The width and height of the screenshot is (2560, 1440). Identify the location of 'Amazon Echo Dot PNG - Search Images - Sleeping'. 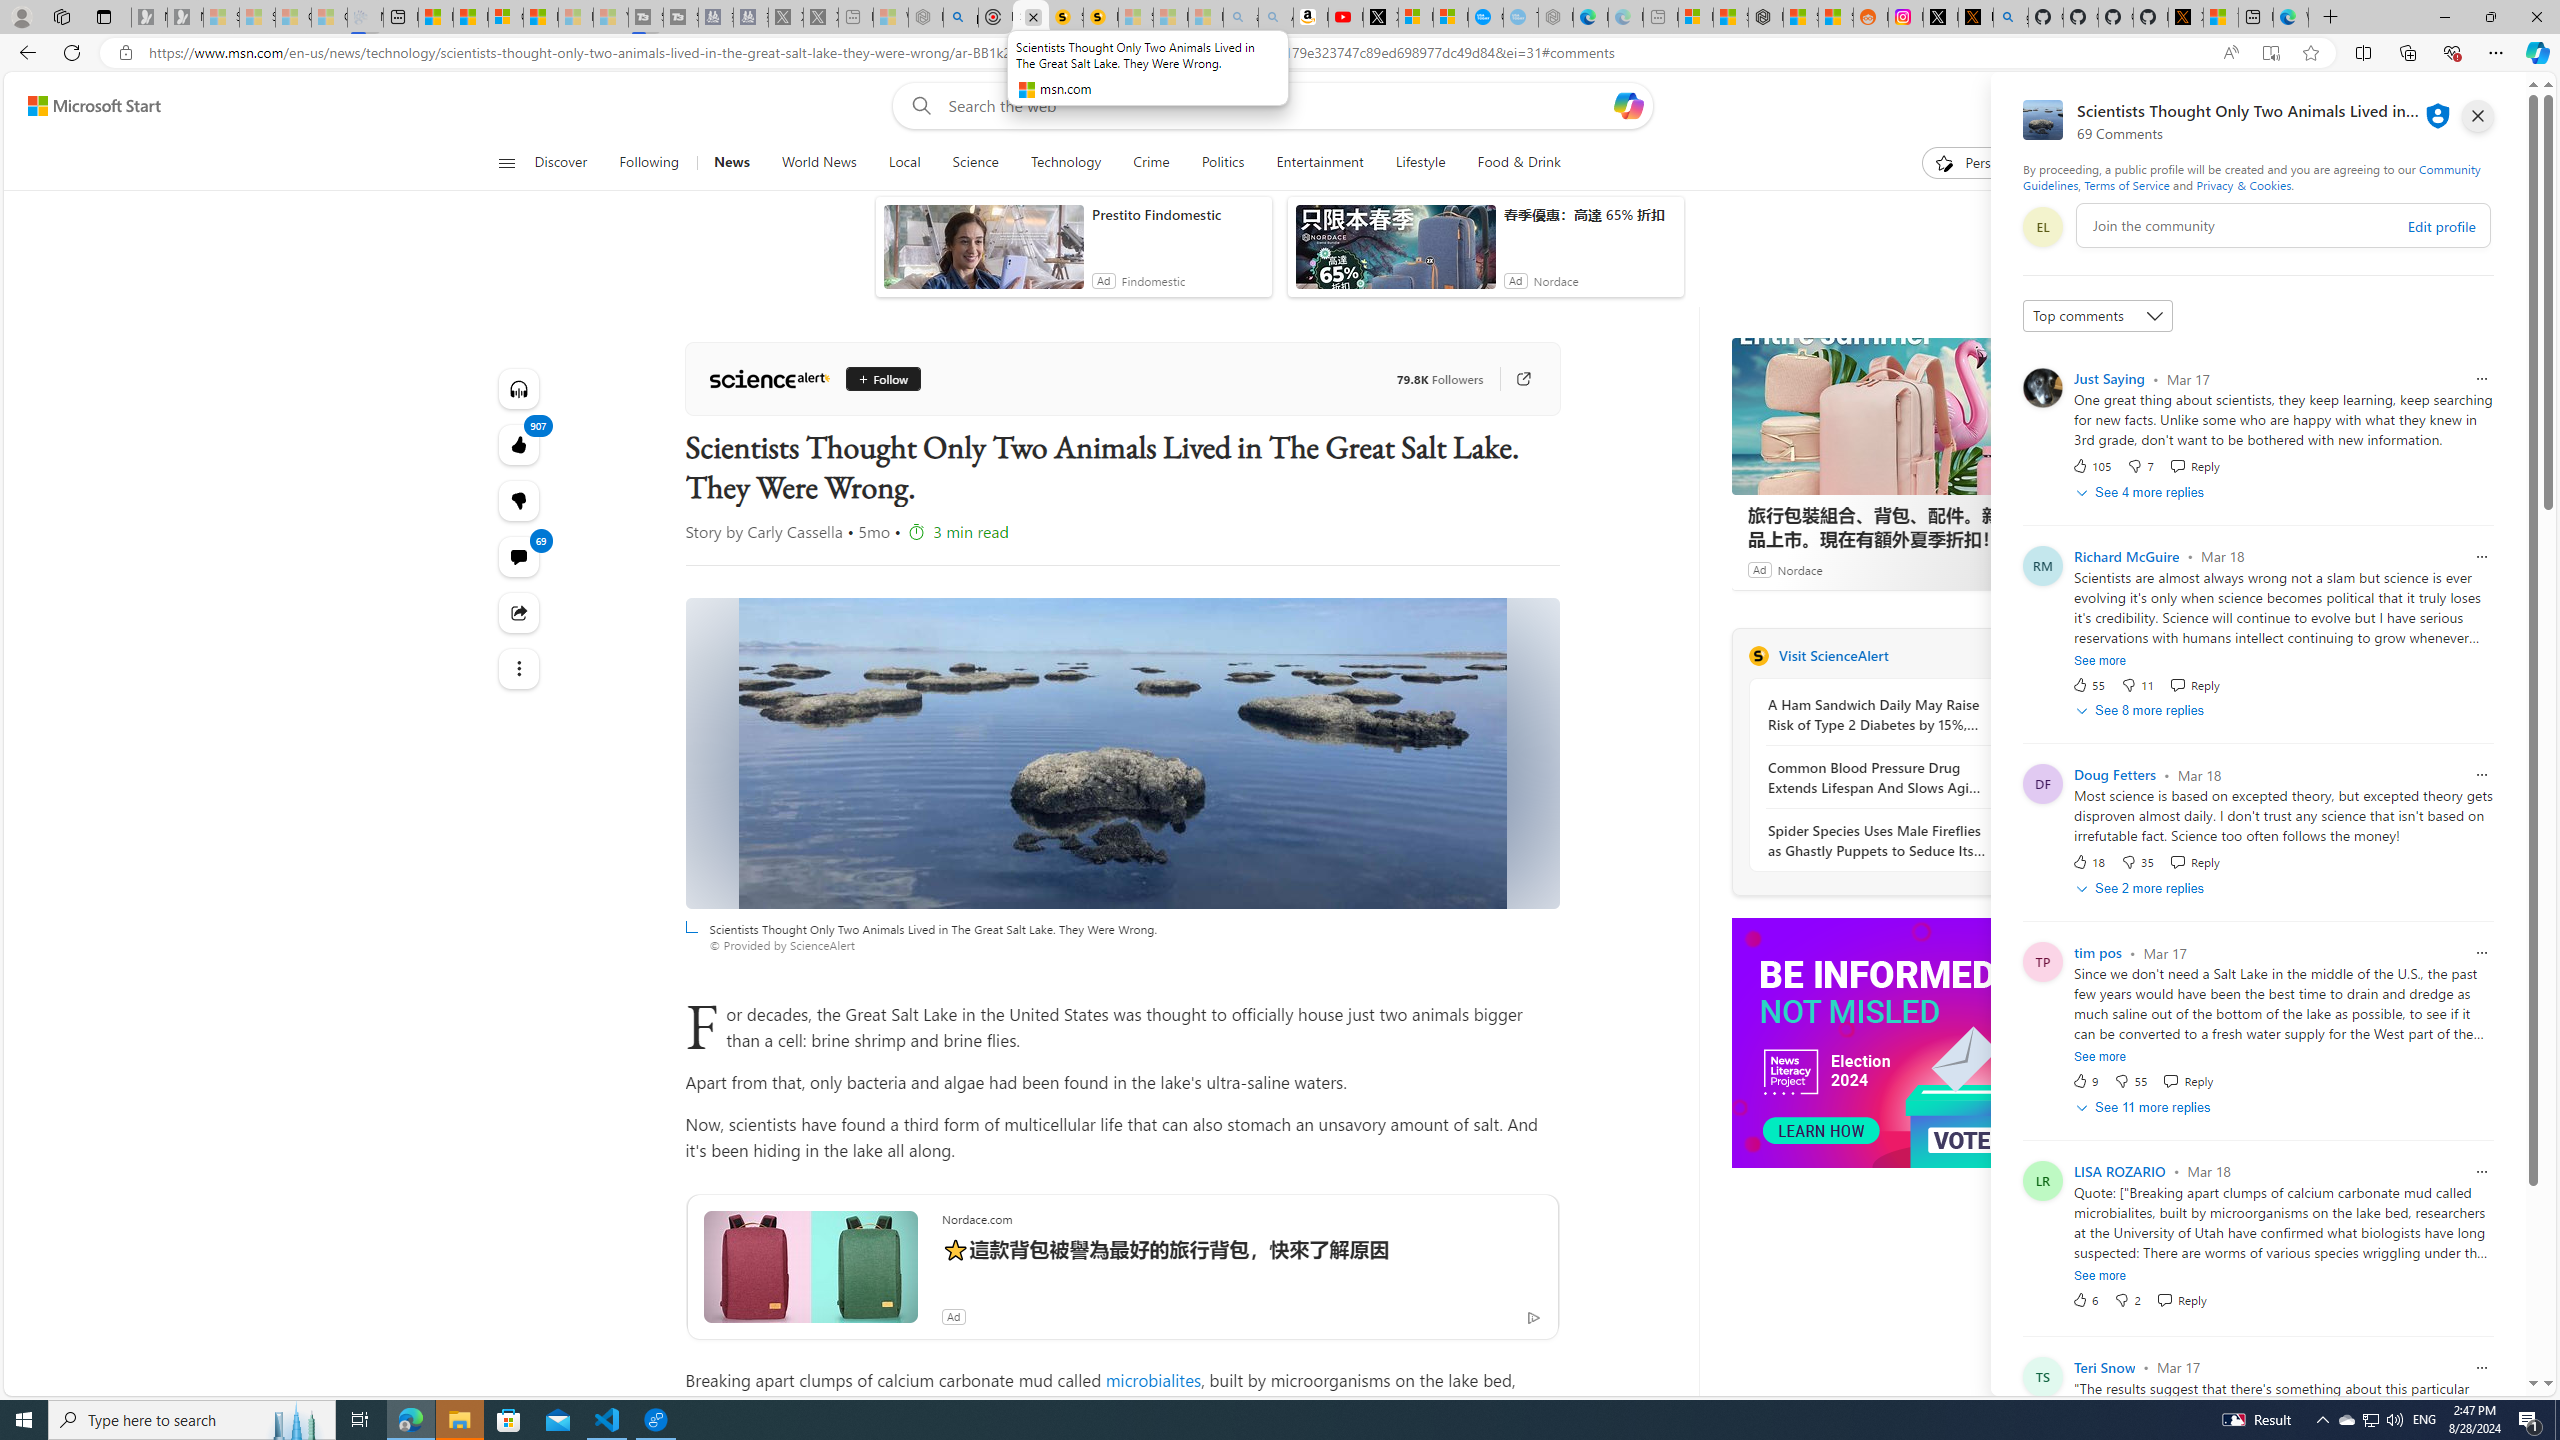
(1275, 16).